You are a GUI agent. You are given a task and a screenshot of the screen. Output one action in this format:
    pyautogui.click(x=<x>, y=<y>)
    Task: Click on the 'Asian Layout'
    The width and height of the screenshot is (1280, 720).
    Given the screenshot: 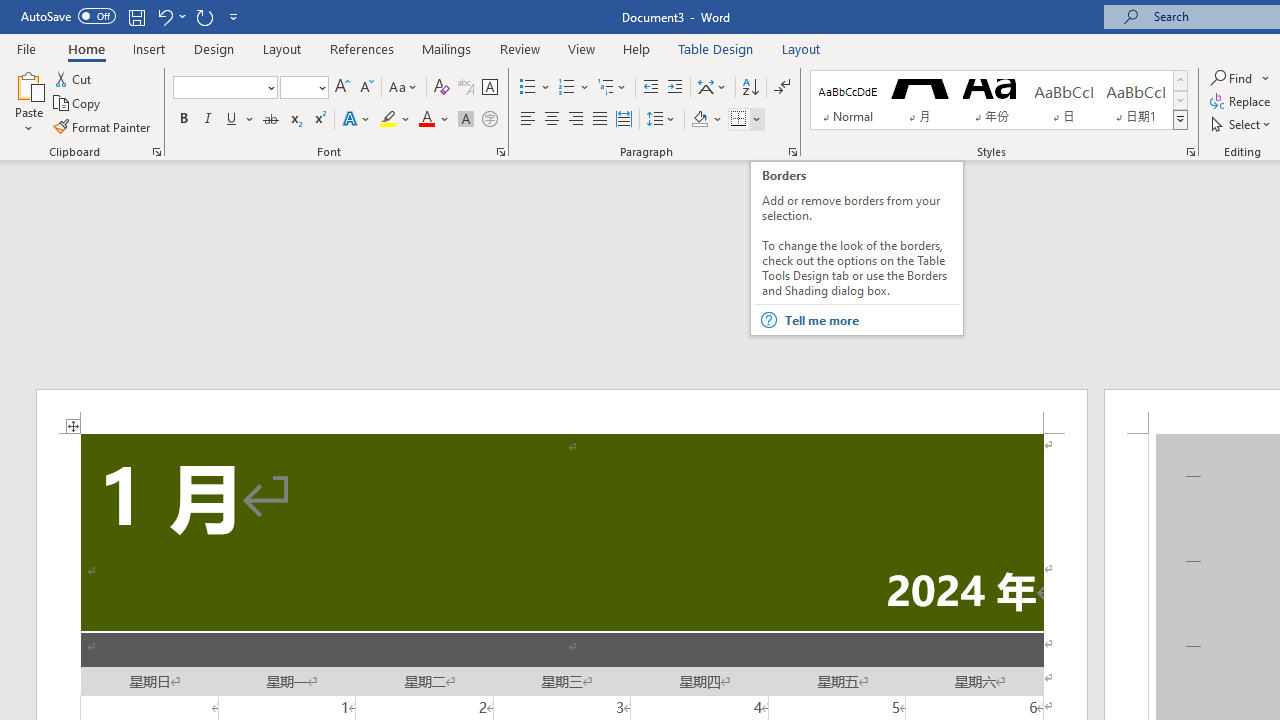 What is the action you would take?
    pyautogui.click(x=712, y=86)
    